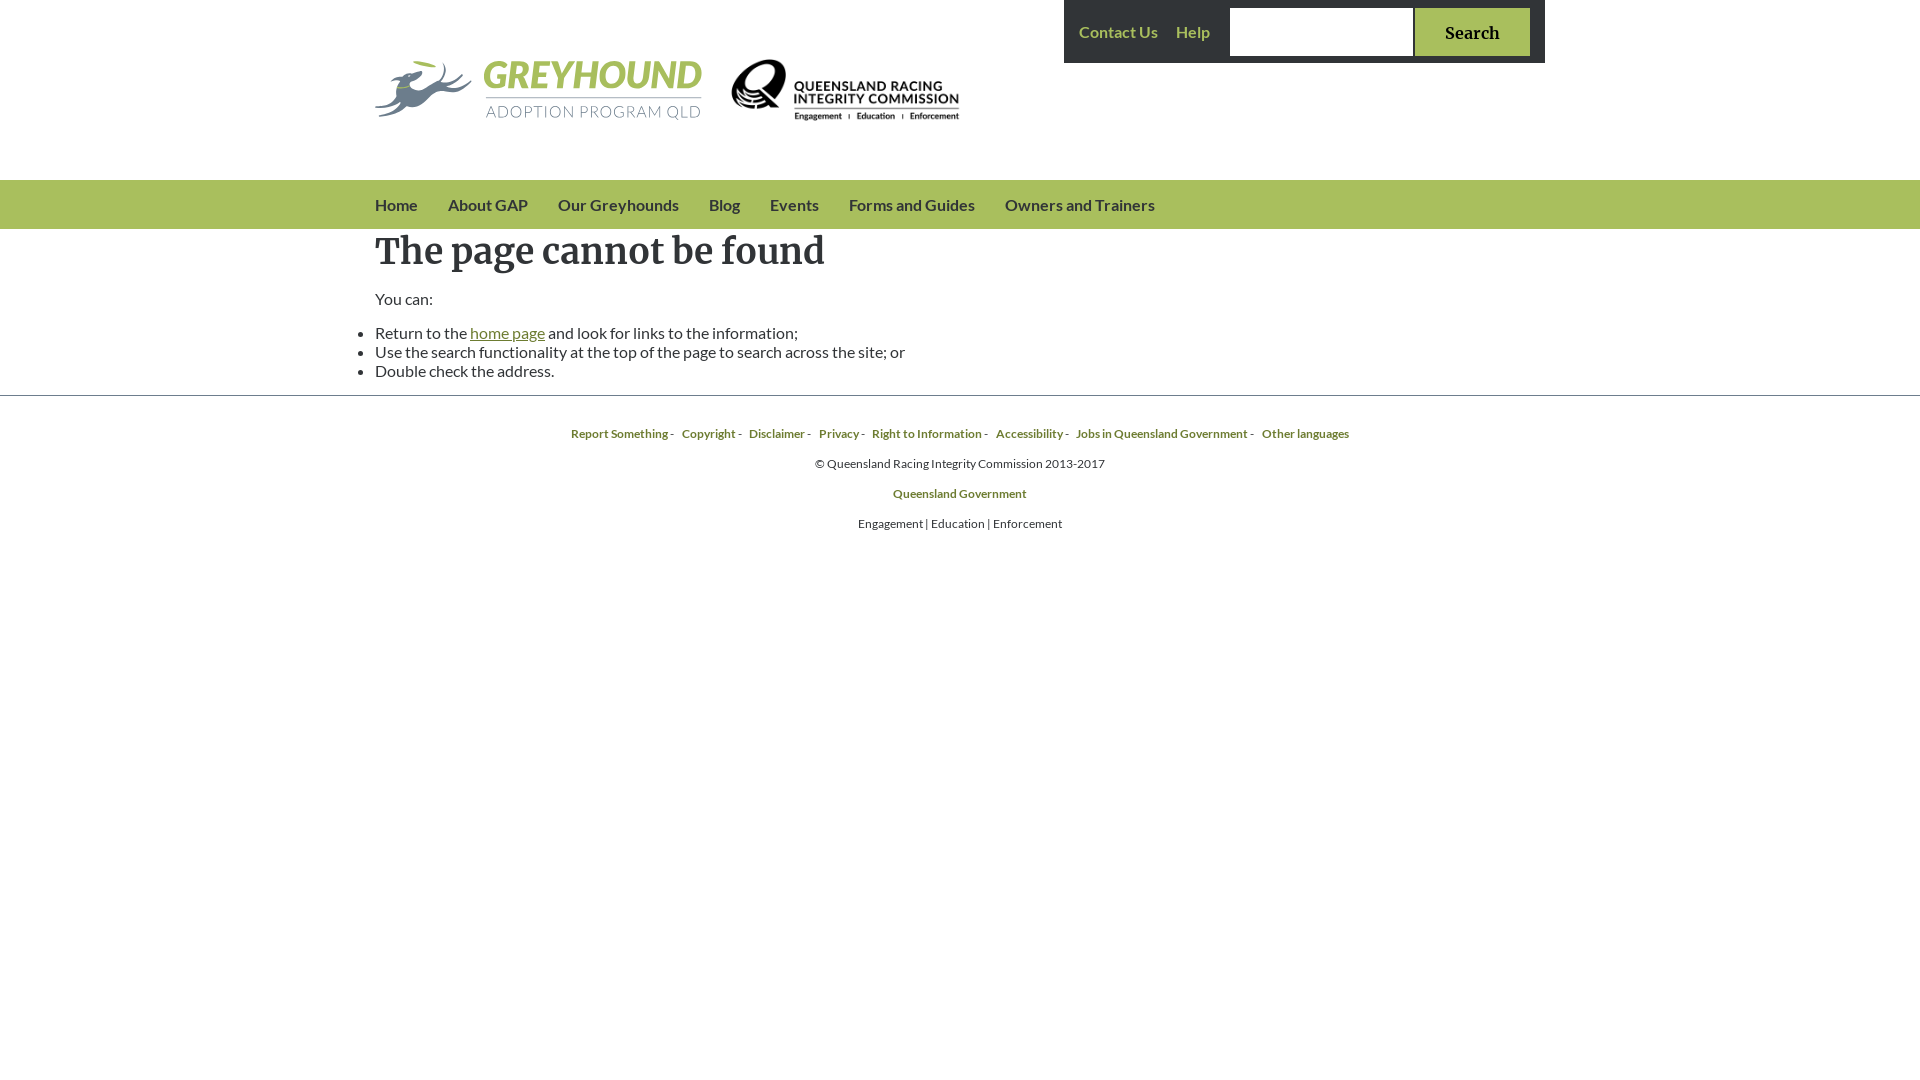  I want to click on 'Contact Us', so click(1117, 31).